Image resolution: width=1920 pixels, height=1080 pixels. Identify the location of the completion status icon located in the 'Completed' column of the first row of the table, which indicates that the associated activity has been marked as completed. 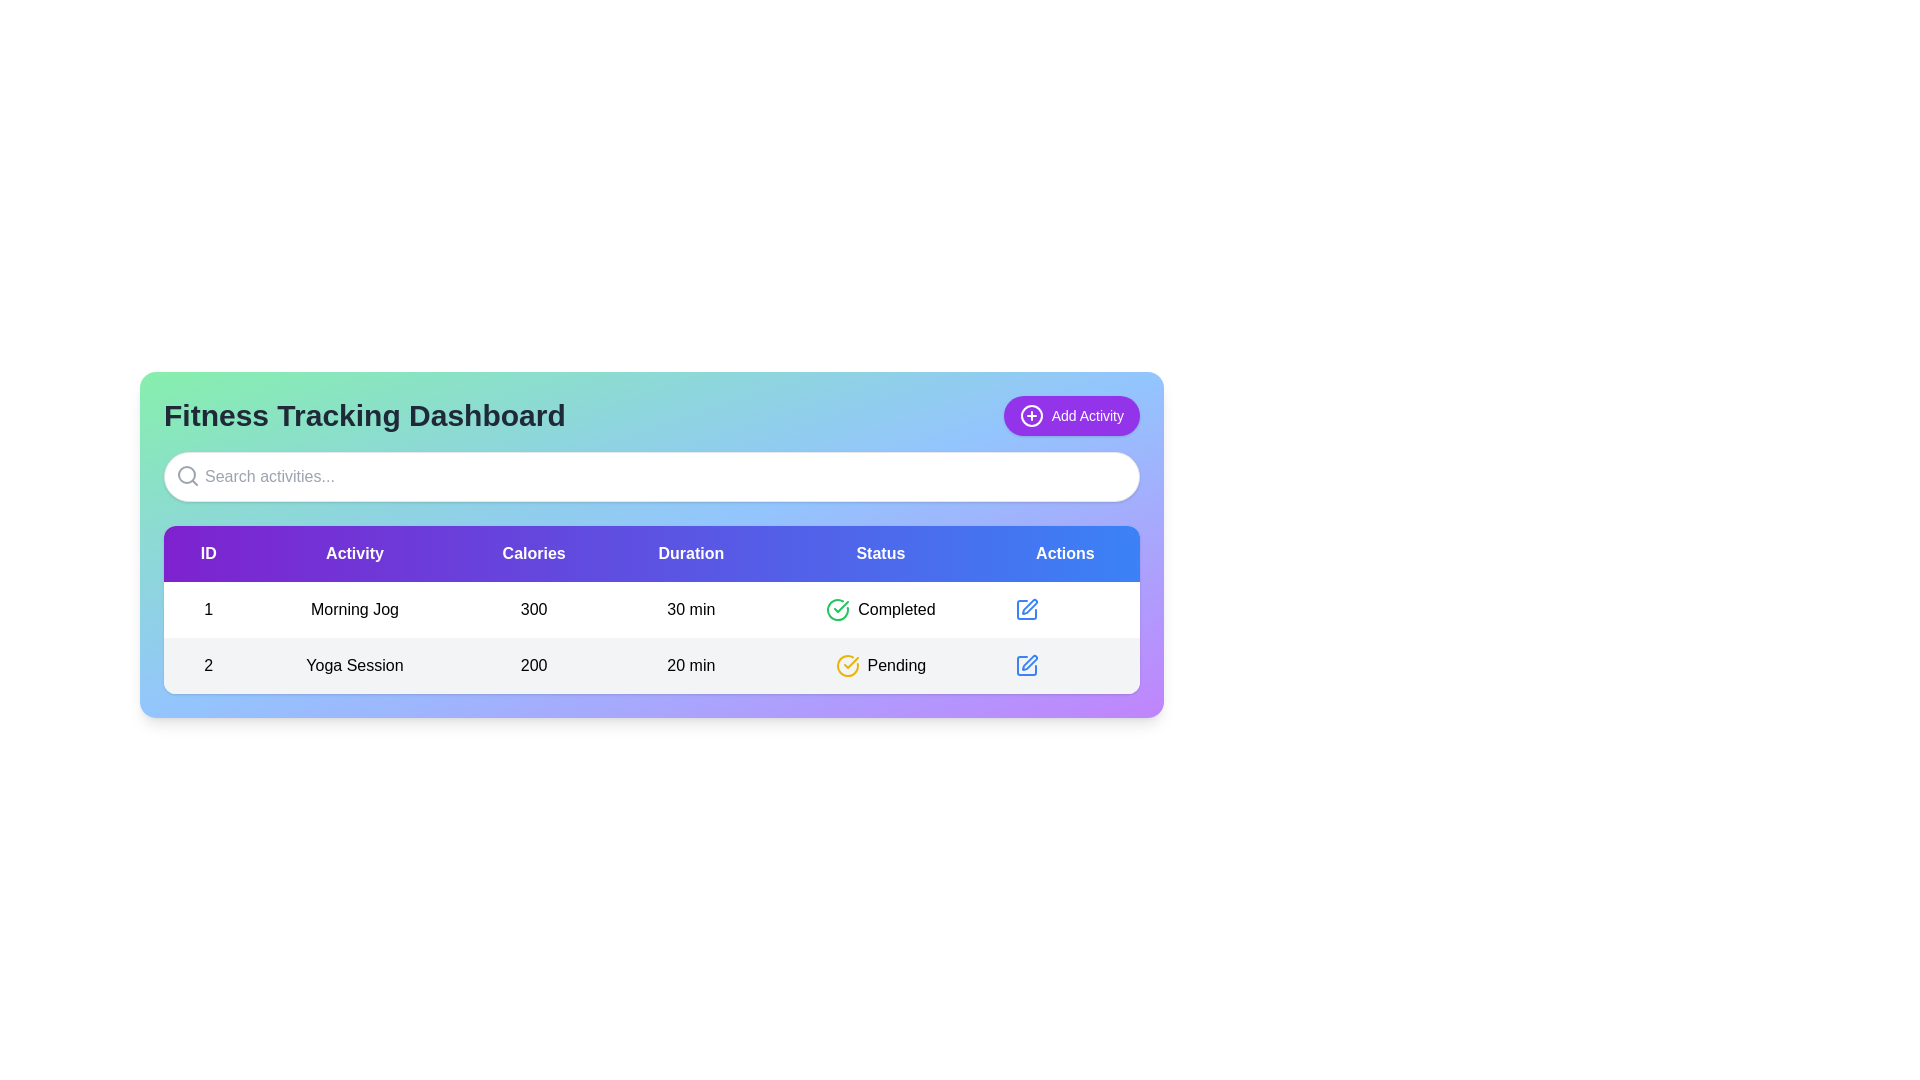
(841, 605).